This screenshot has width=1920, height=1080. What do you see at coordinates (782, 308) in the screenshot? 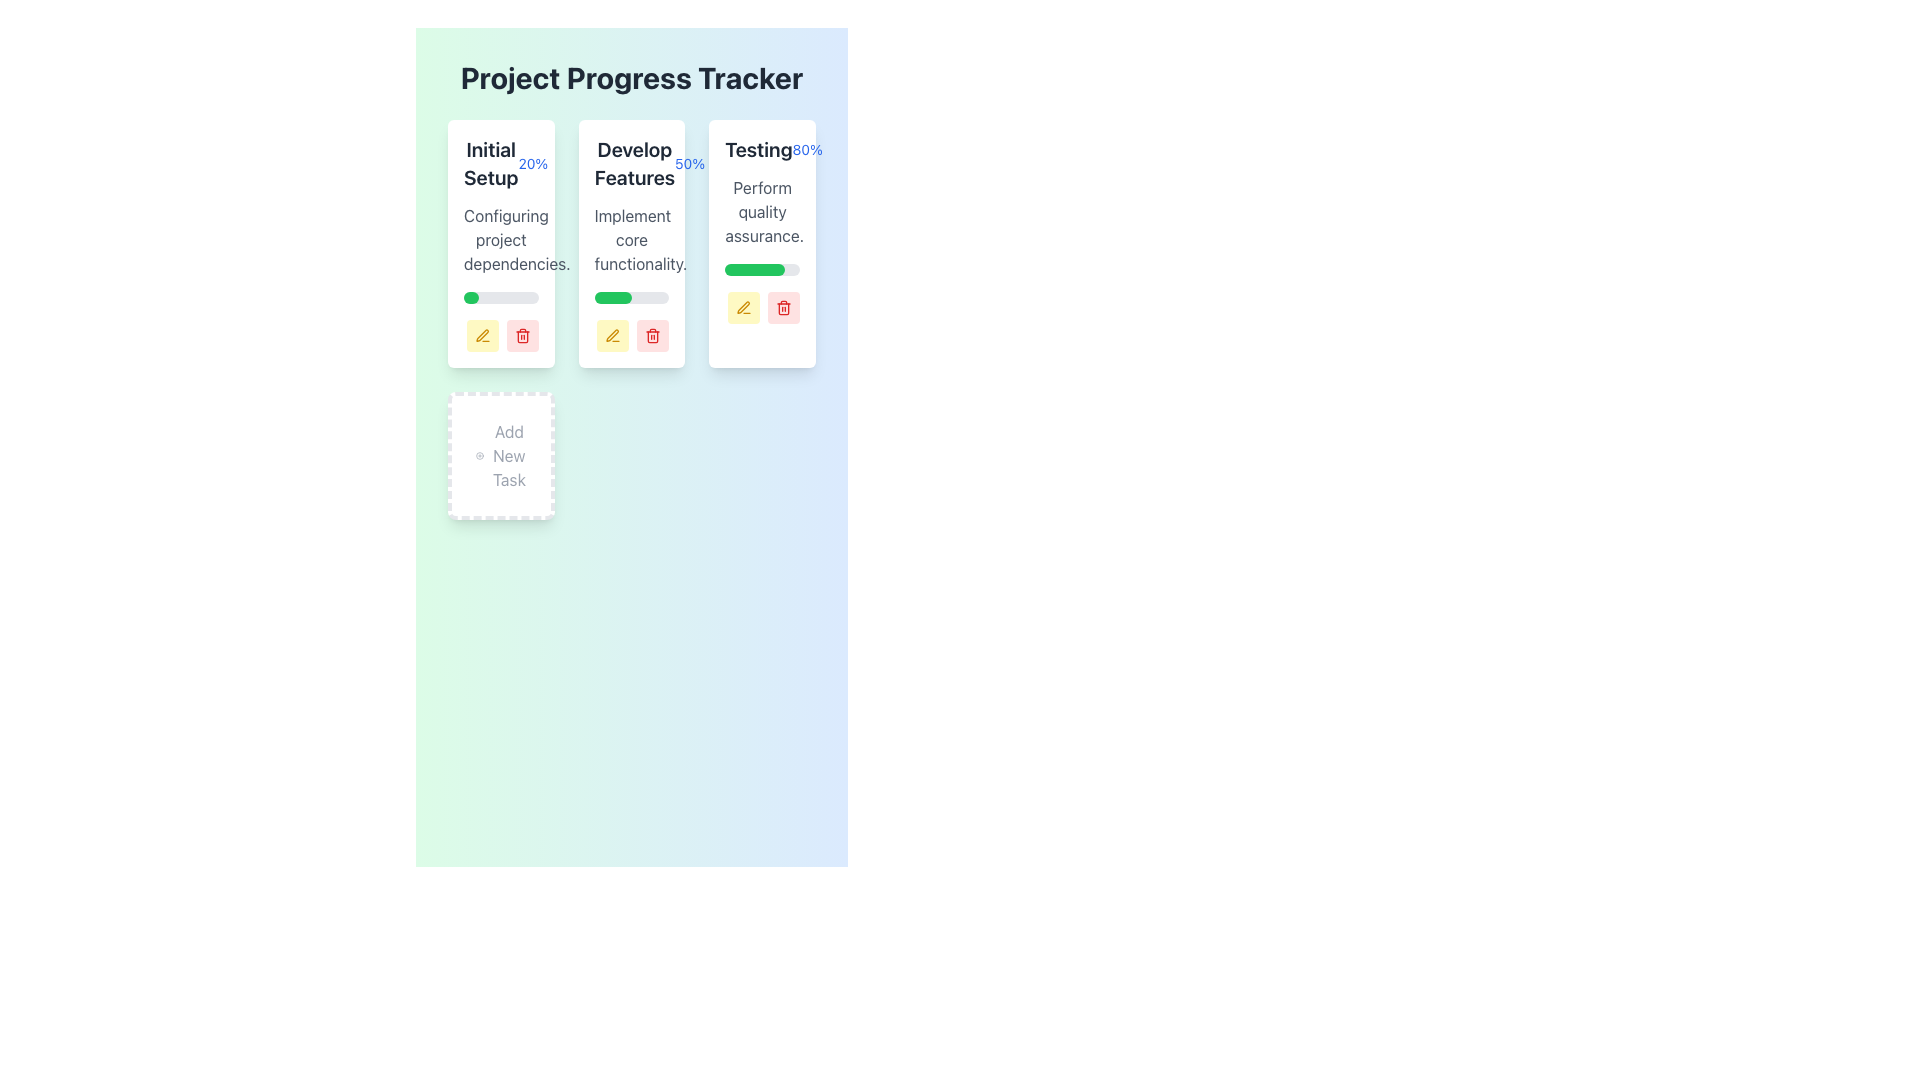
I see `the delete icon button located at the bottom right corner of the 'Testing' card` at bounding box center [782, 308].